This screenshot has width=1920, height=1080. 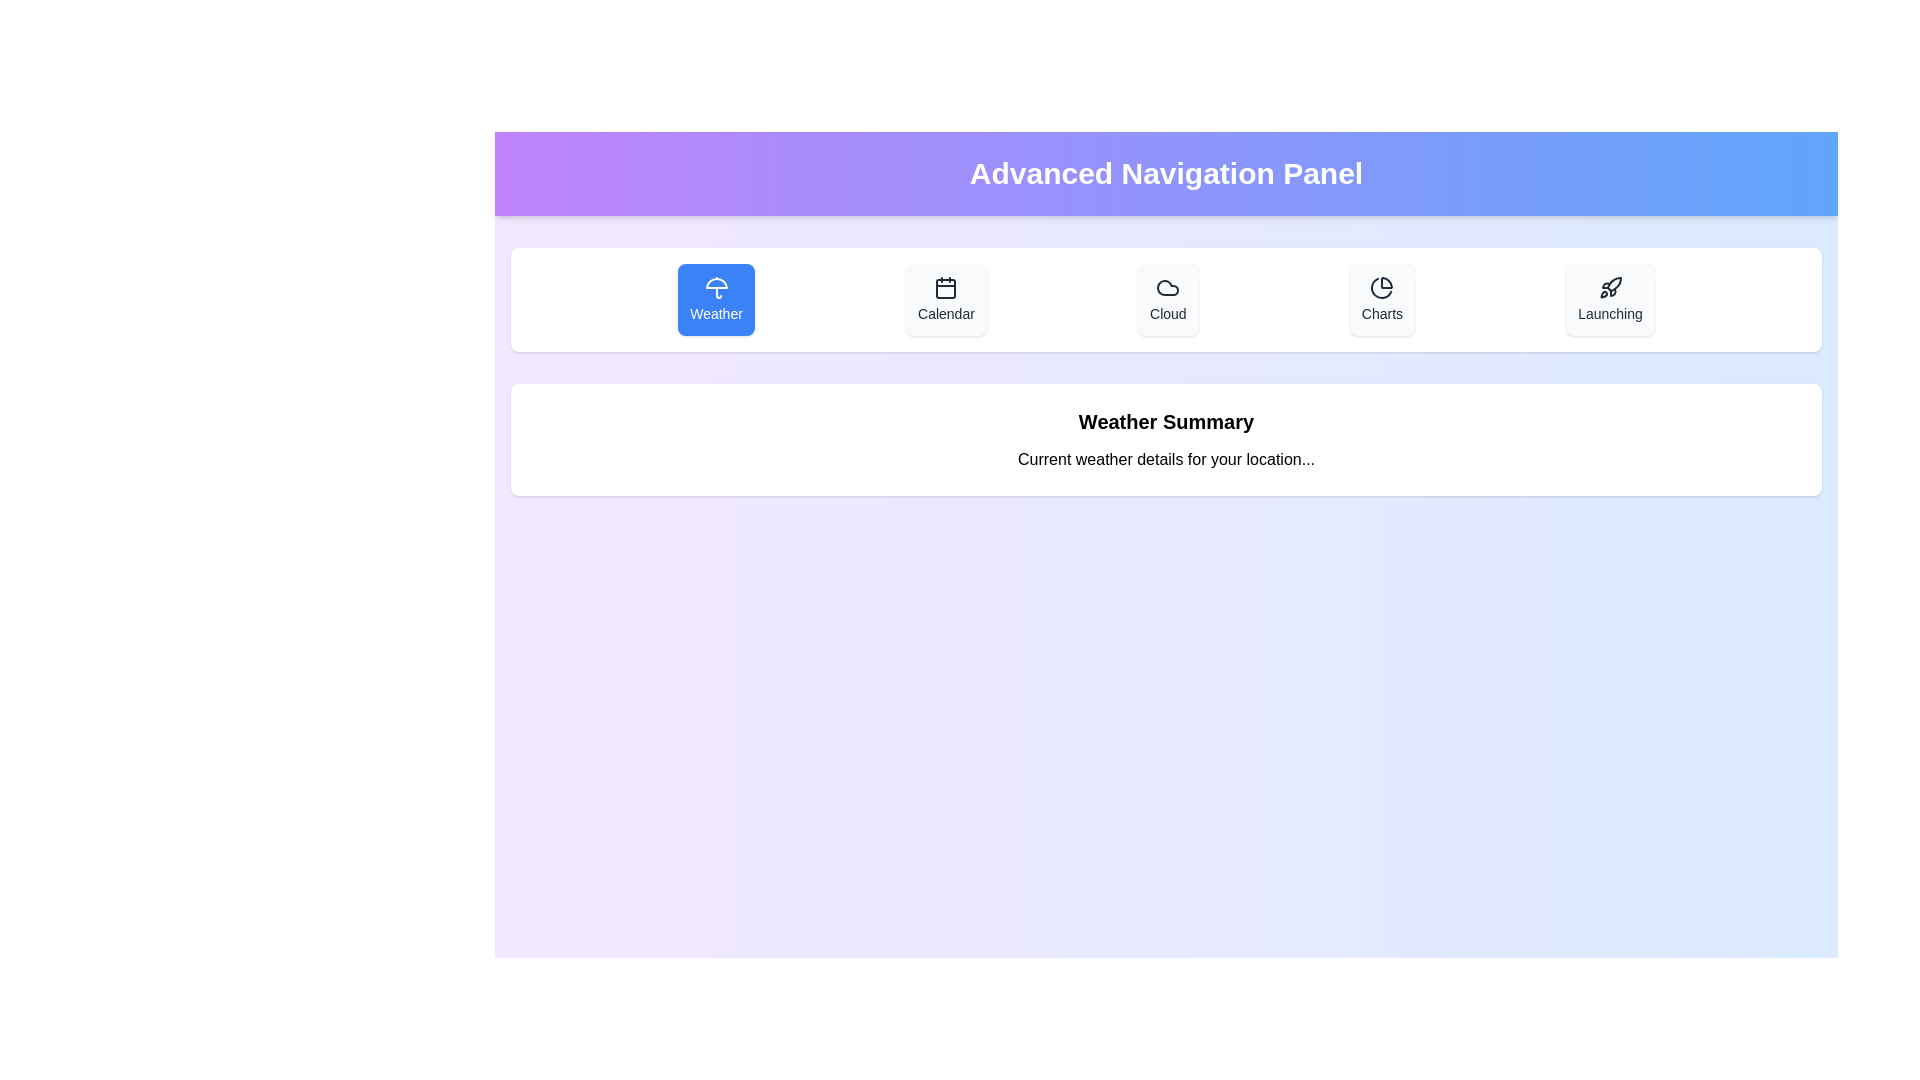 I want to click on the umbrella icon within the blue box labeled 'Weather', so click(x=716, y=288).